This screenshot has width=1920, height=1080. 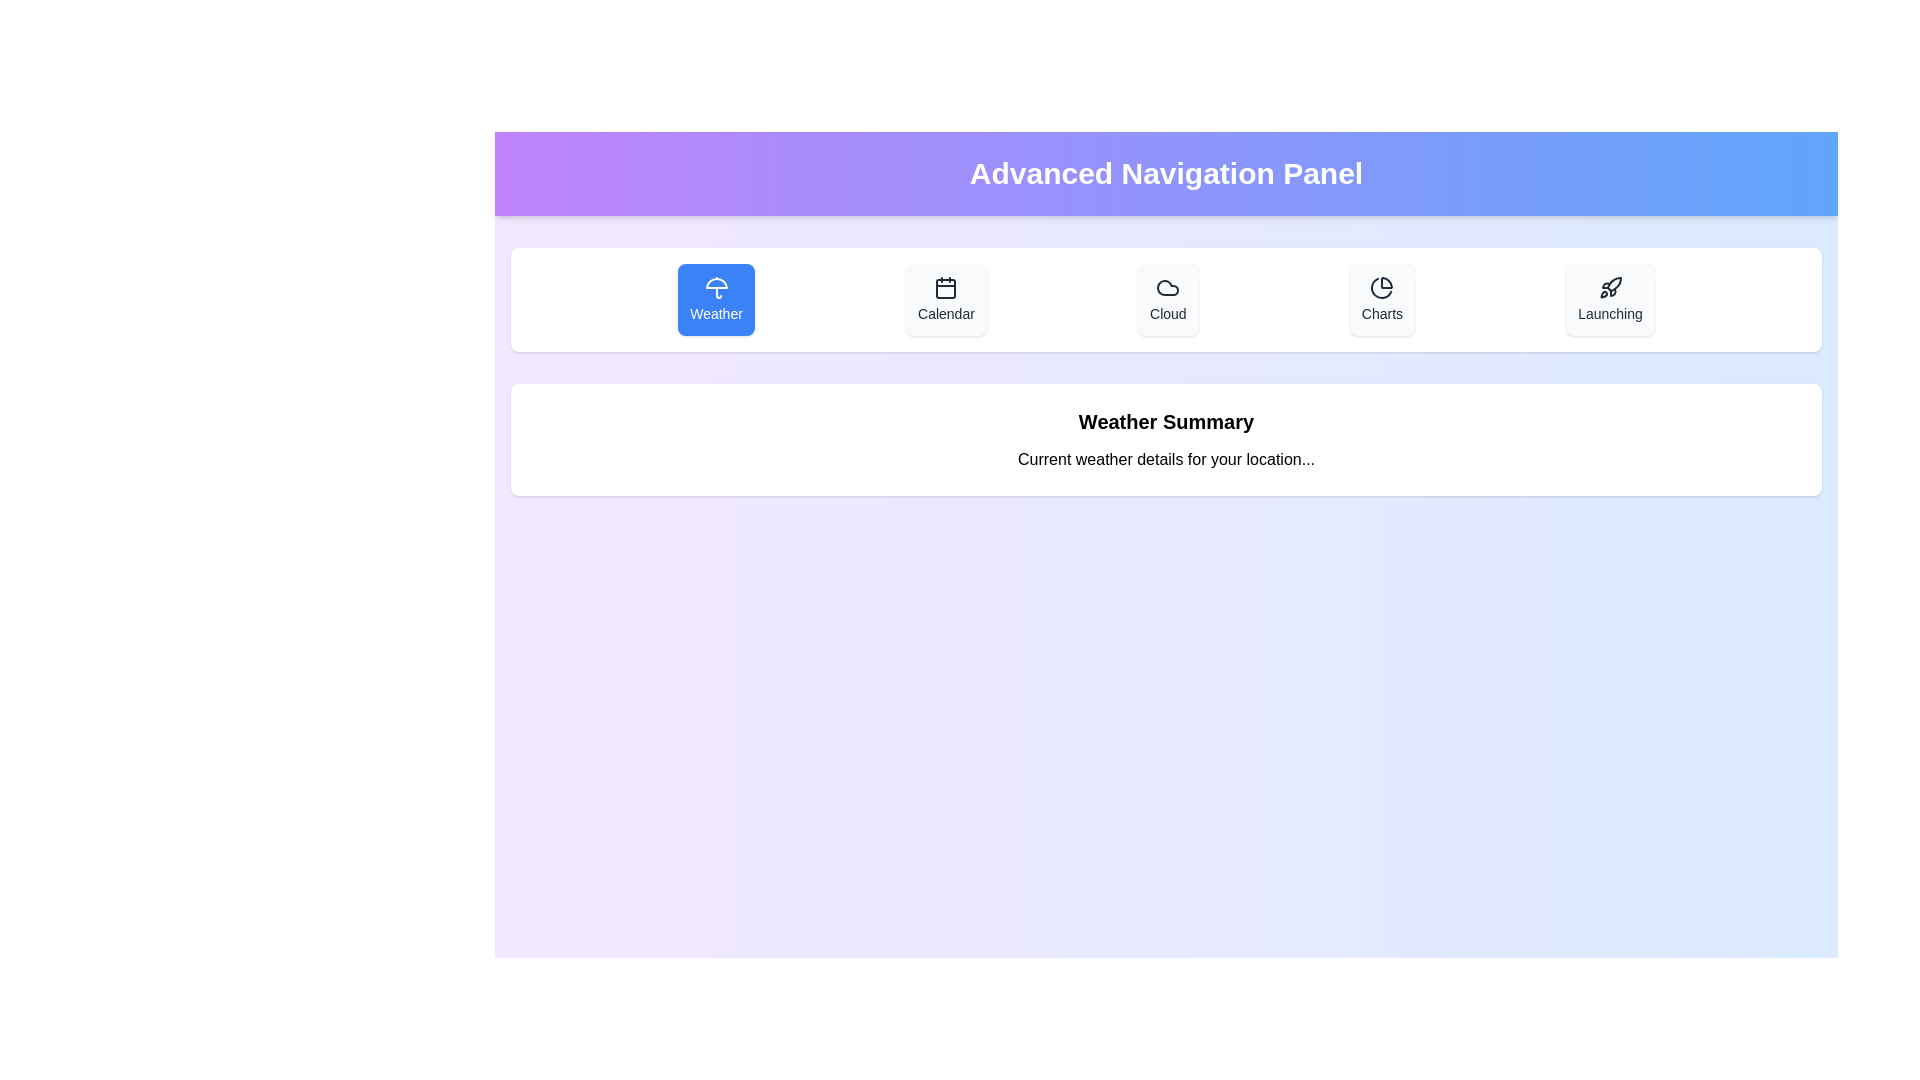 I want to click on the umbrella icon within the blue box labeled 'Weather', so click(x=716, y=288).